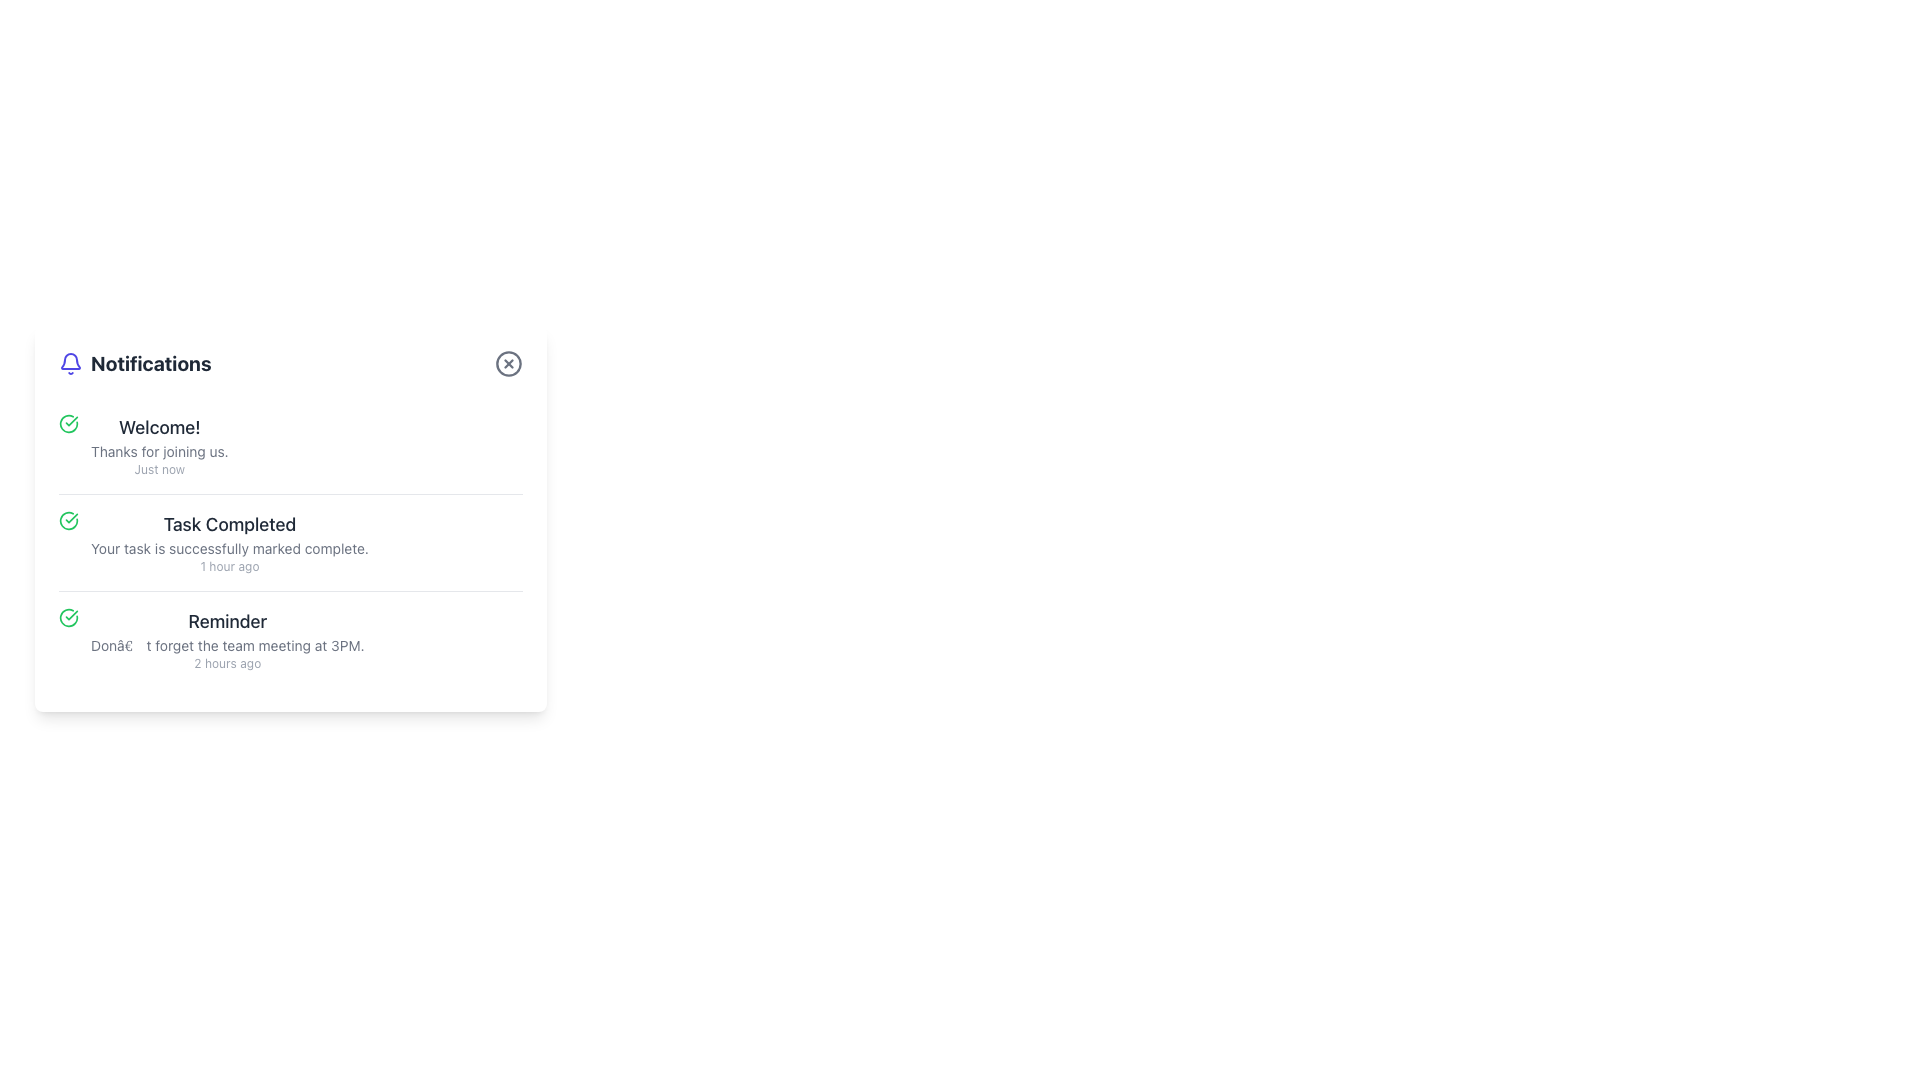 This screenshot has width=1920, height=1080. I want to click on text from the 'Reminder' label which is prominently styled in a large and bold typeface, located in the third notification entry of a notification card, so click(227, 620).